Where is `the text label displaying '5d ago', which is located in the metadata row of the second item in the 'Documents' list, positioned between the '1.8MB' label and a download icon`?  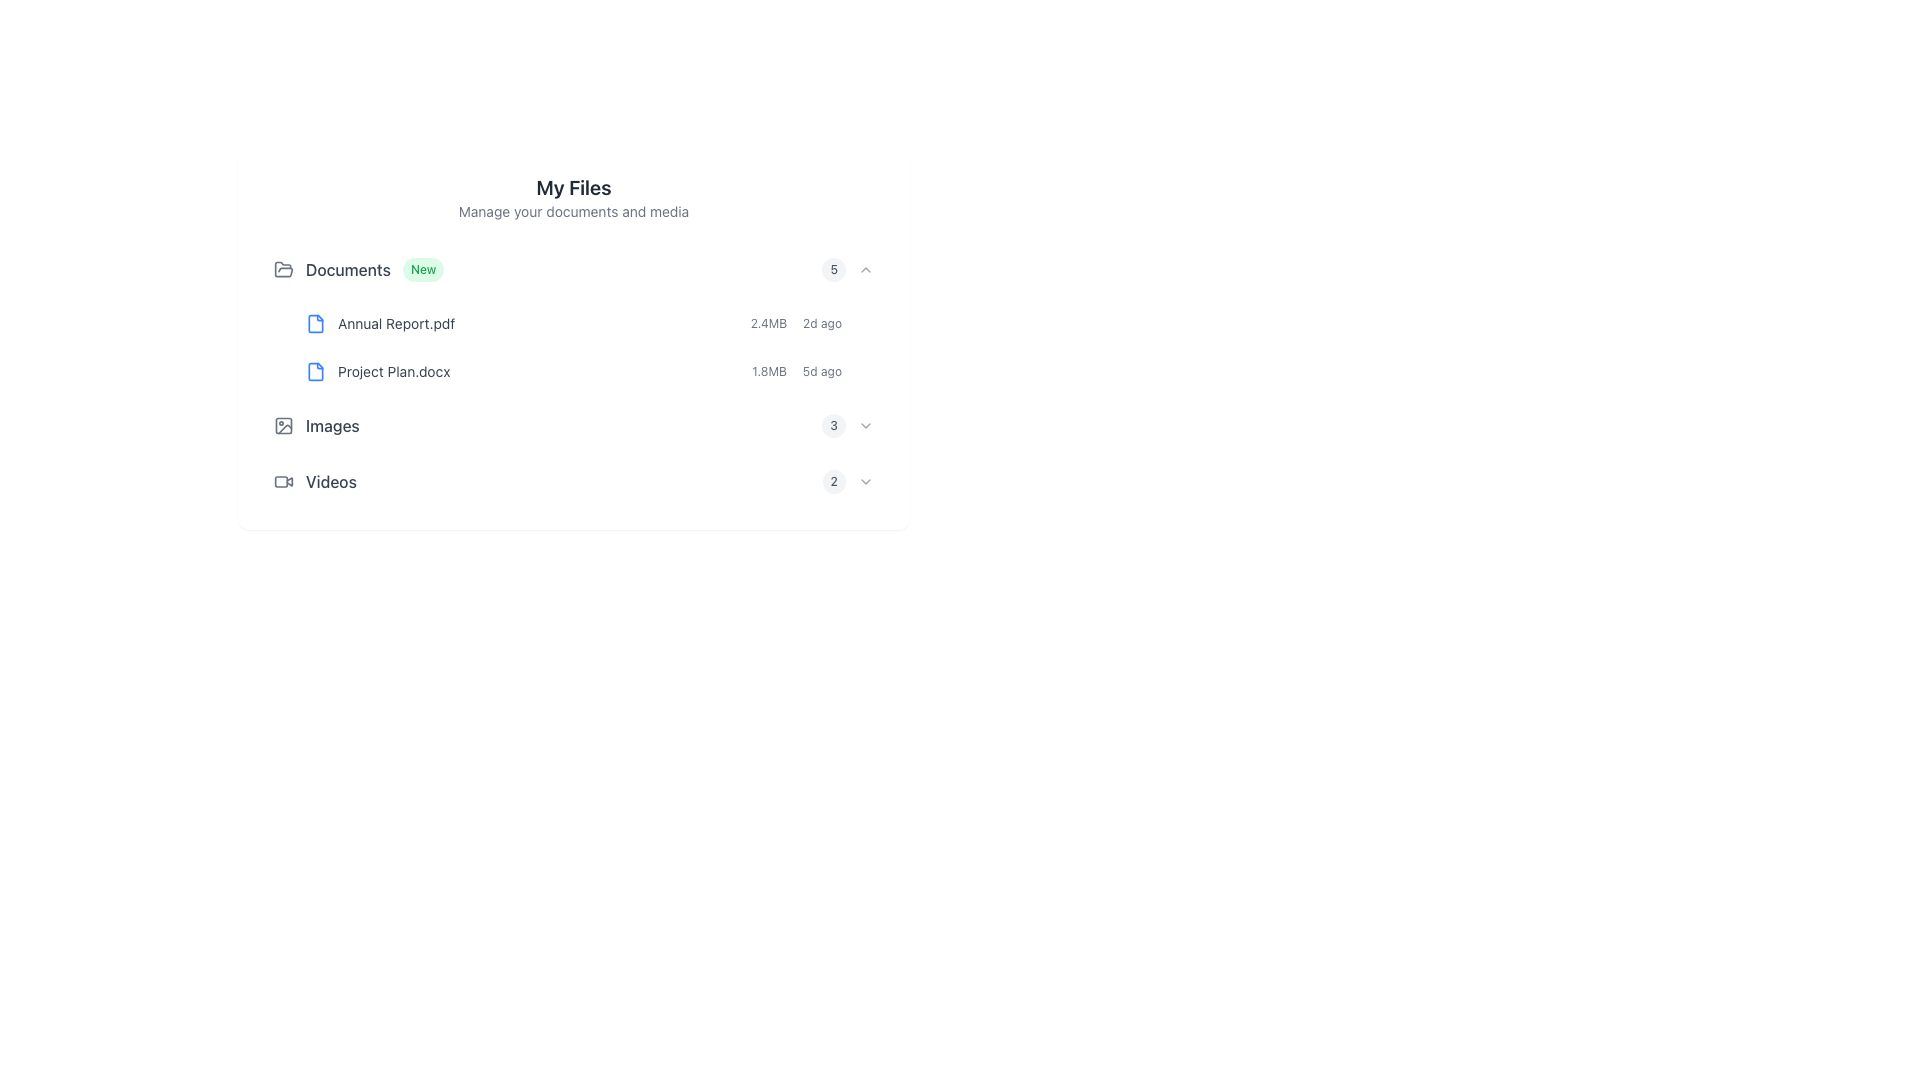
the text label displaying '5d ago', which is located in the metadata row of the second item in the 'Documents' list, positioned between the '1.8MB' label and a download icon is located at coordinates (822, 371).